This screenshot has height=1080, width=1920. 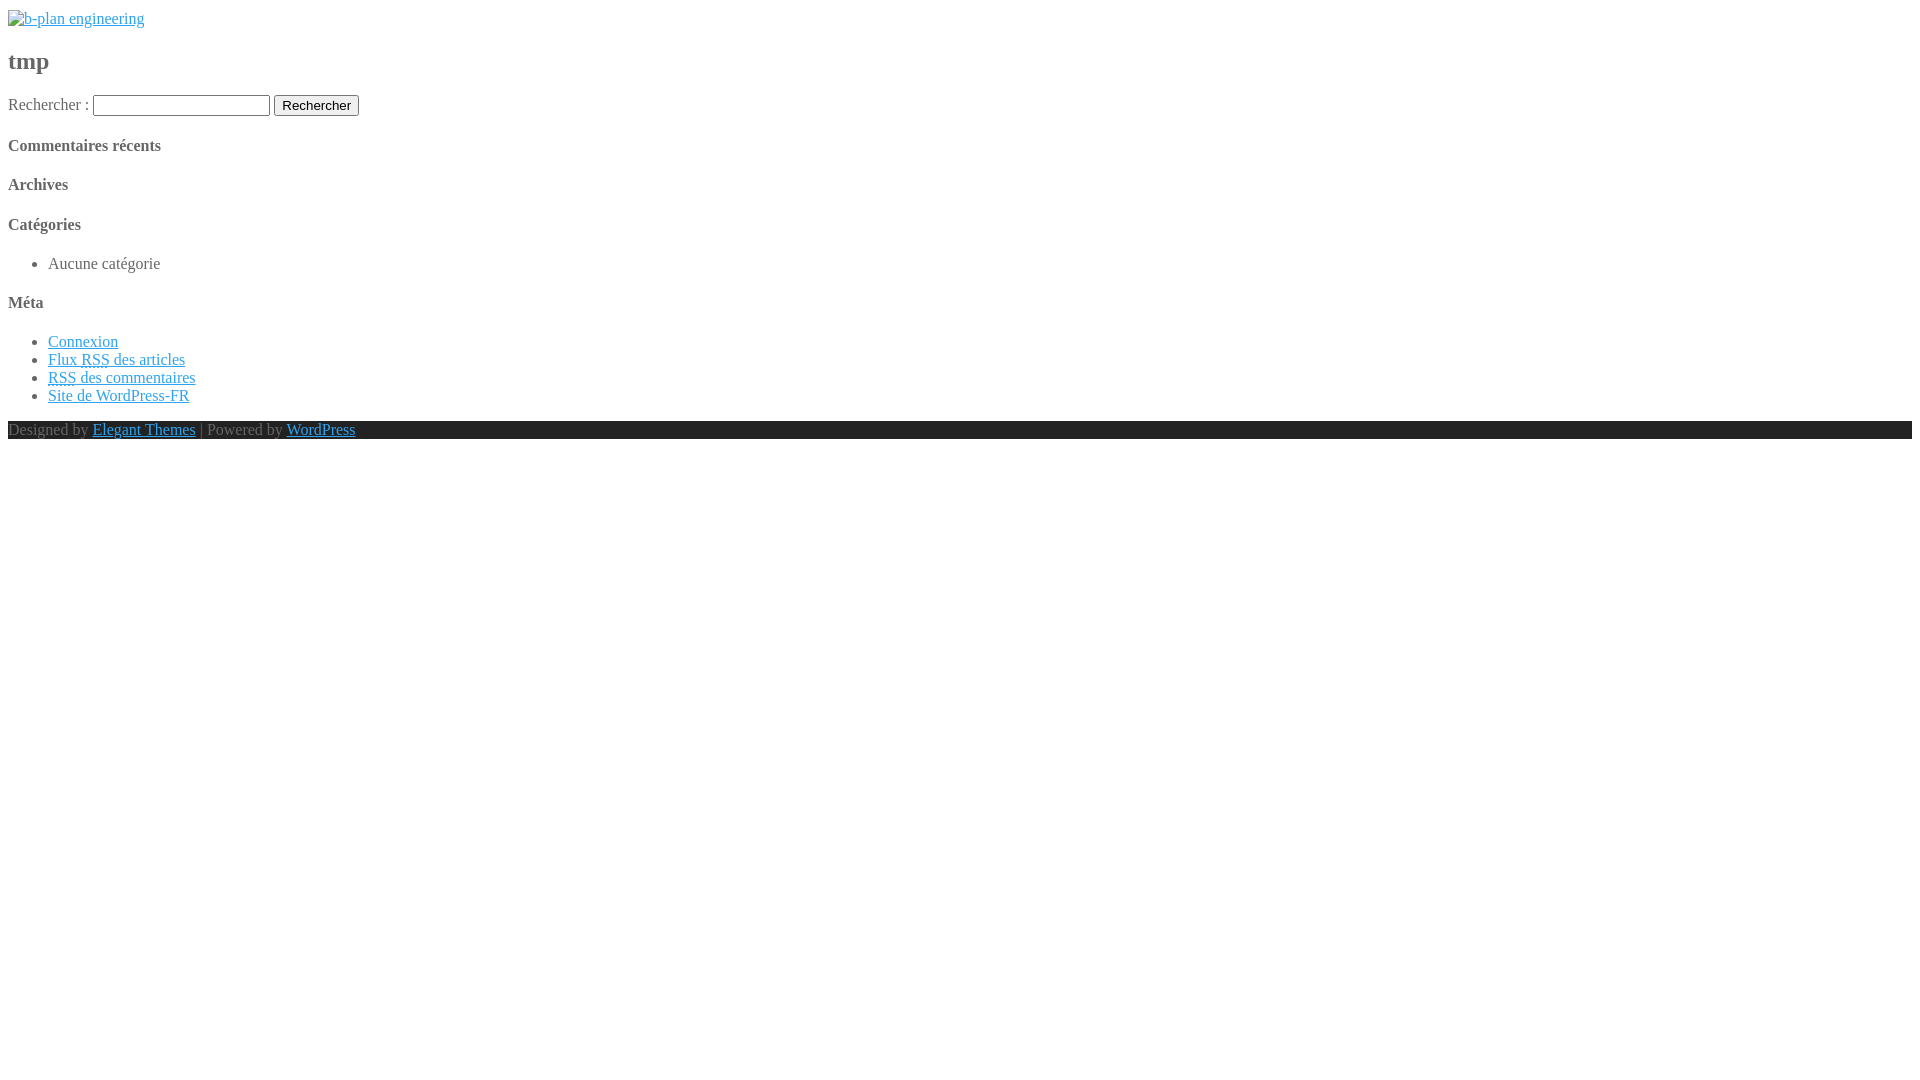 I want to click on 'WordPress', so click(x=321, y=428).